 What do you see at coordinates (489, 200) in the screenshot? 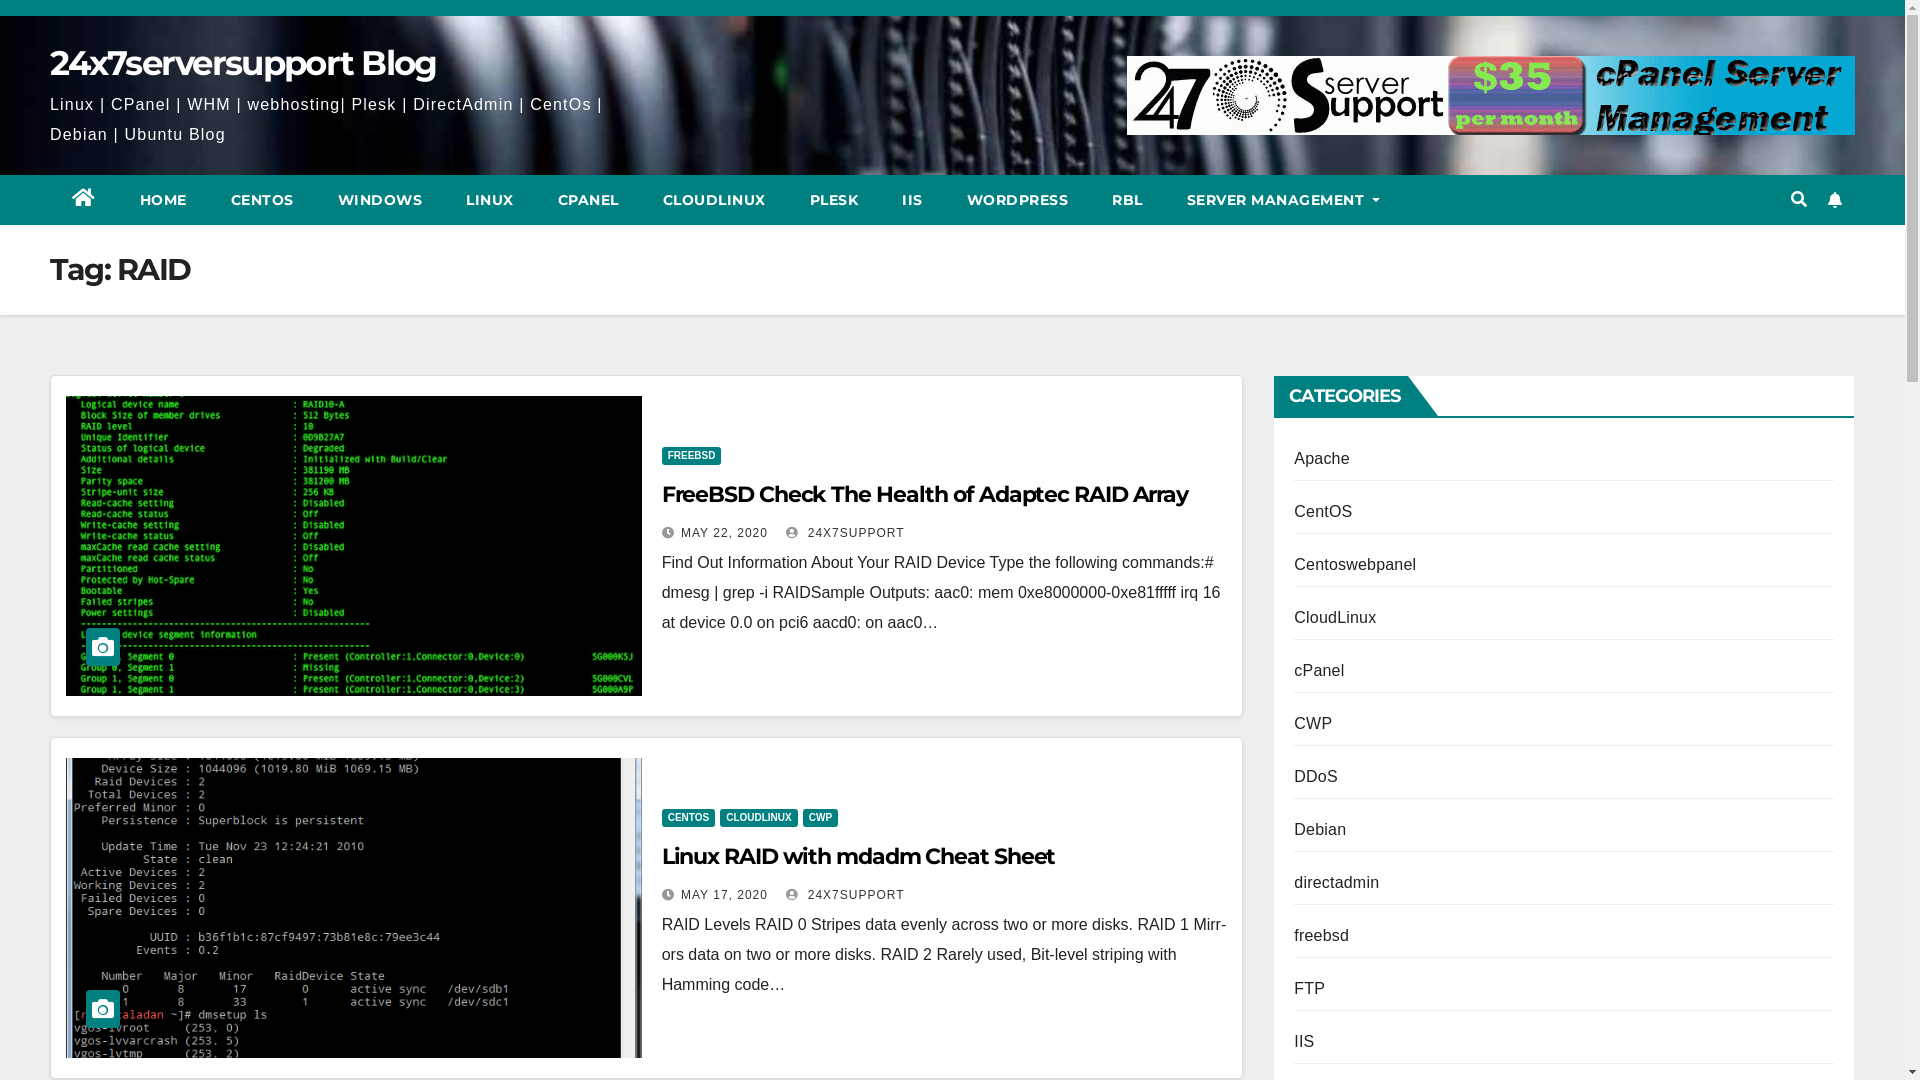
I see `'LINUX'` at bounding box center [489, 200].